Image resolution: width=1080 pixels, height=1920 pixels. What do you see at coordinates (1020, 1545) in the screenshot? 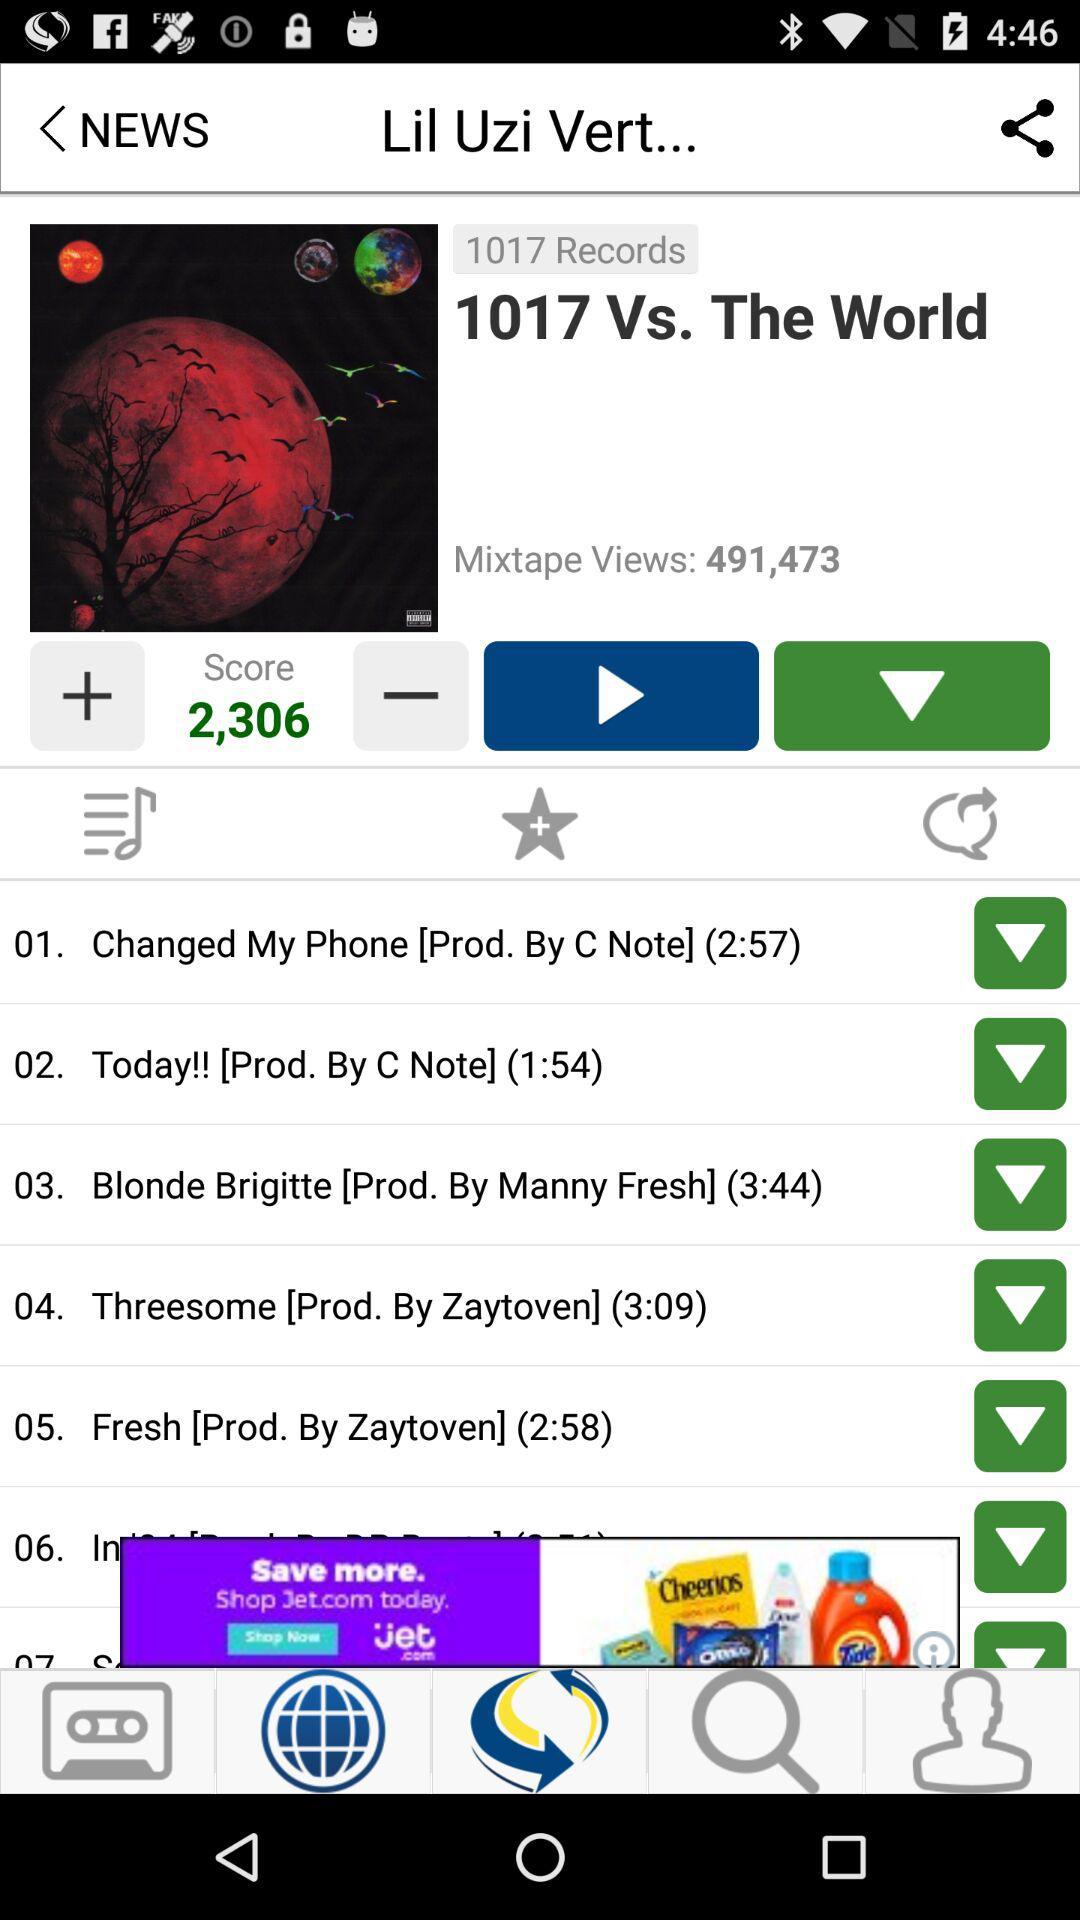
I see `song` at bounding box center [1020, 1545].